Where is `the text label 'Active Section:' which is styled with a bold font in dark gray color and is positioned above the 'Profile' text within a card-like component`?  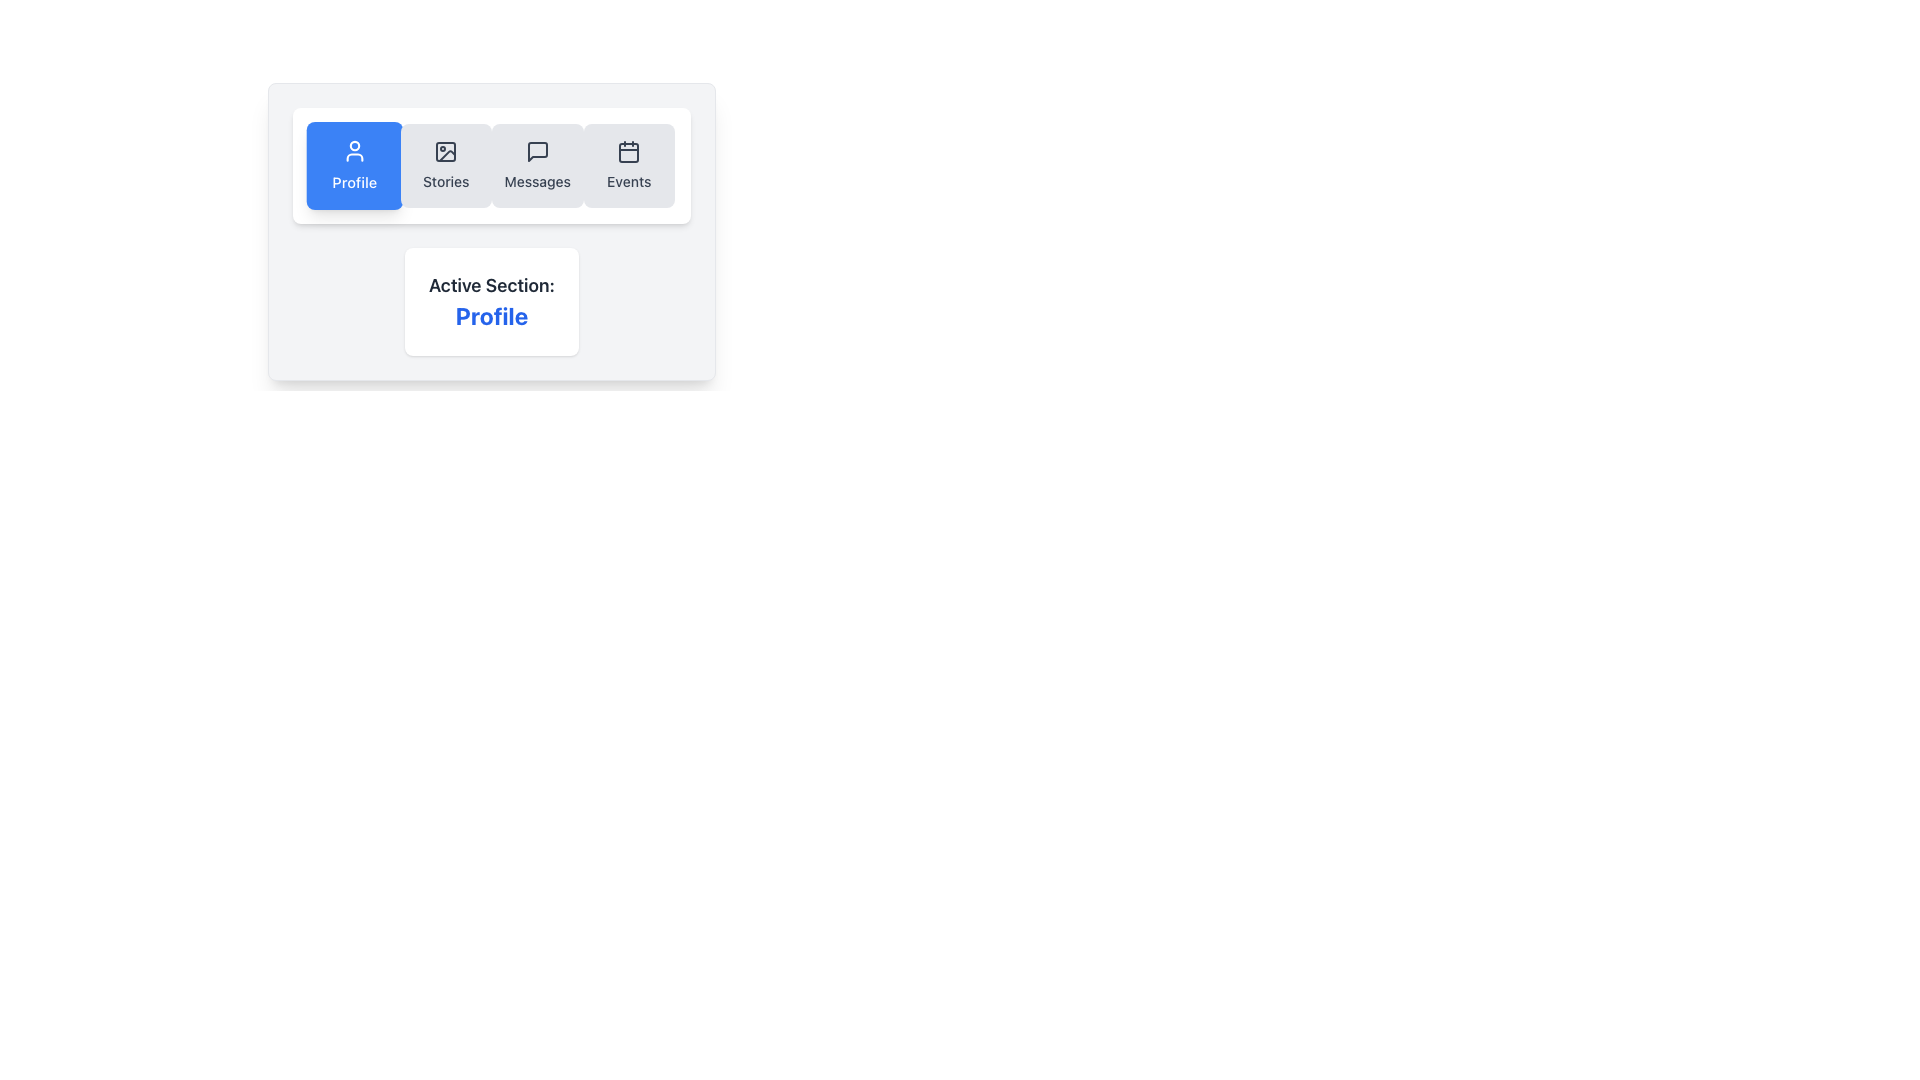
the text label 'Active Section:' which is styled with a bold font in dark gray color and is positioned above the 'Profile' text within a card-like component is located at coordinates (491, 285).